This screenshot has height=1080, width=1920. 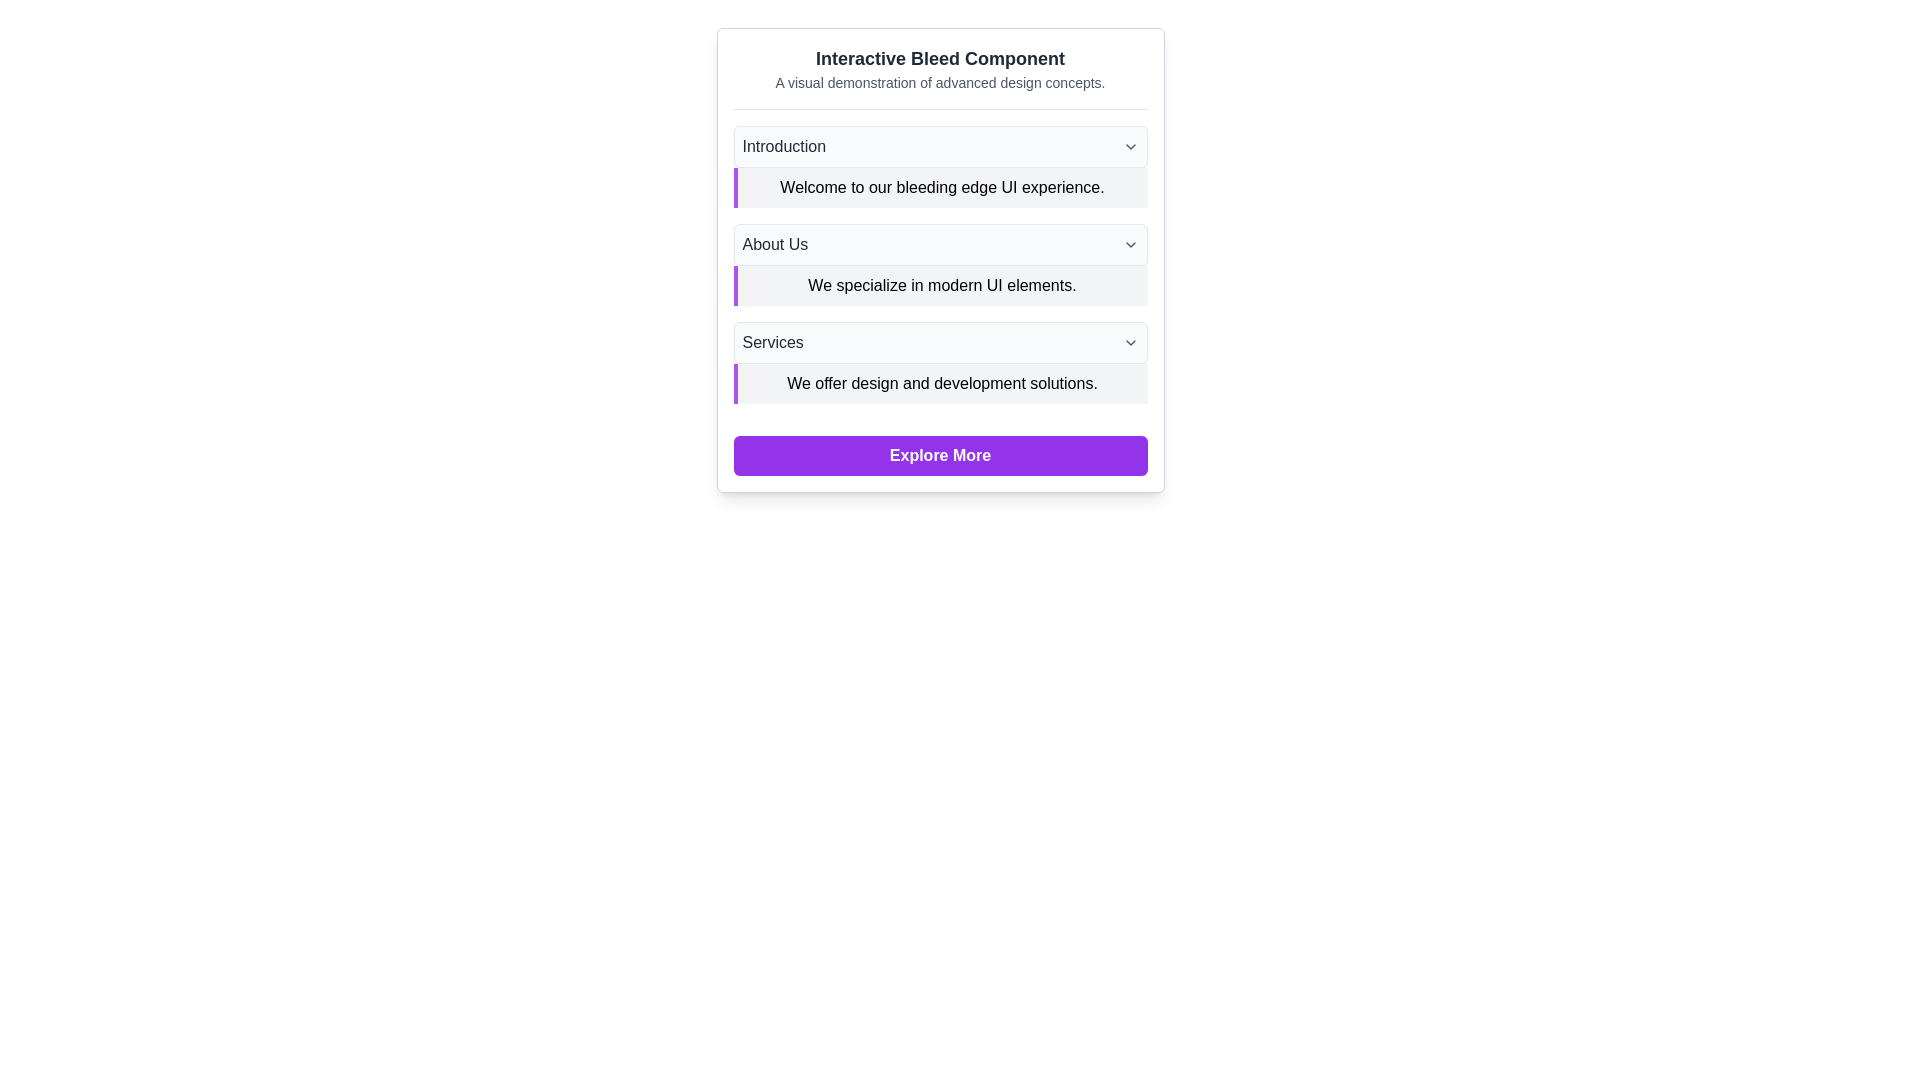 What do you see at coordinates (783, 145) in the screenshot?
I see `the 'Introduction' label, which is positioned under the 'Interactive Bleed Component' heading and precedes an icon in a collapsible menu section` at bounding box center [783, 145].